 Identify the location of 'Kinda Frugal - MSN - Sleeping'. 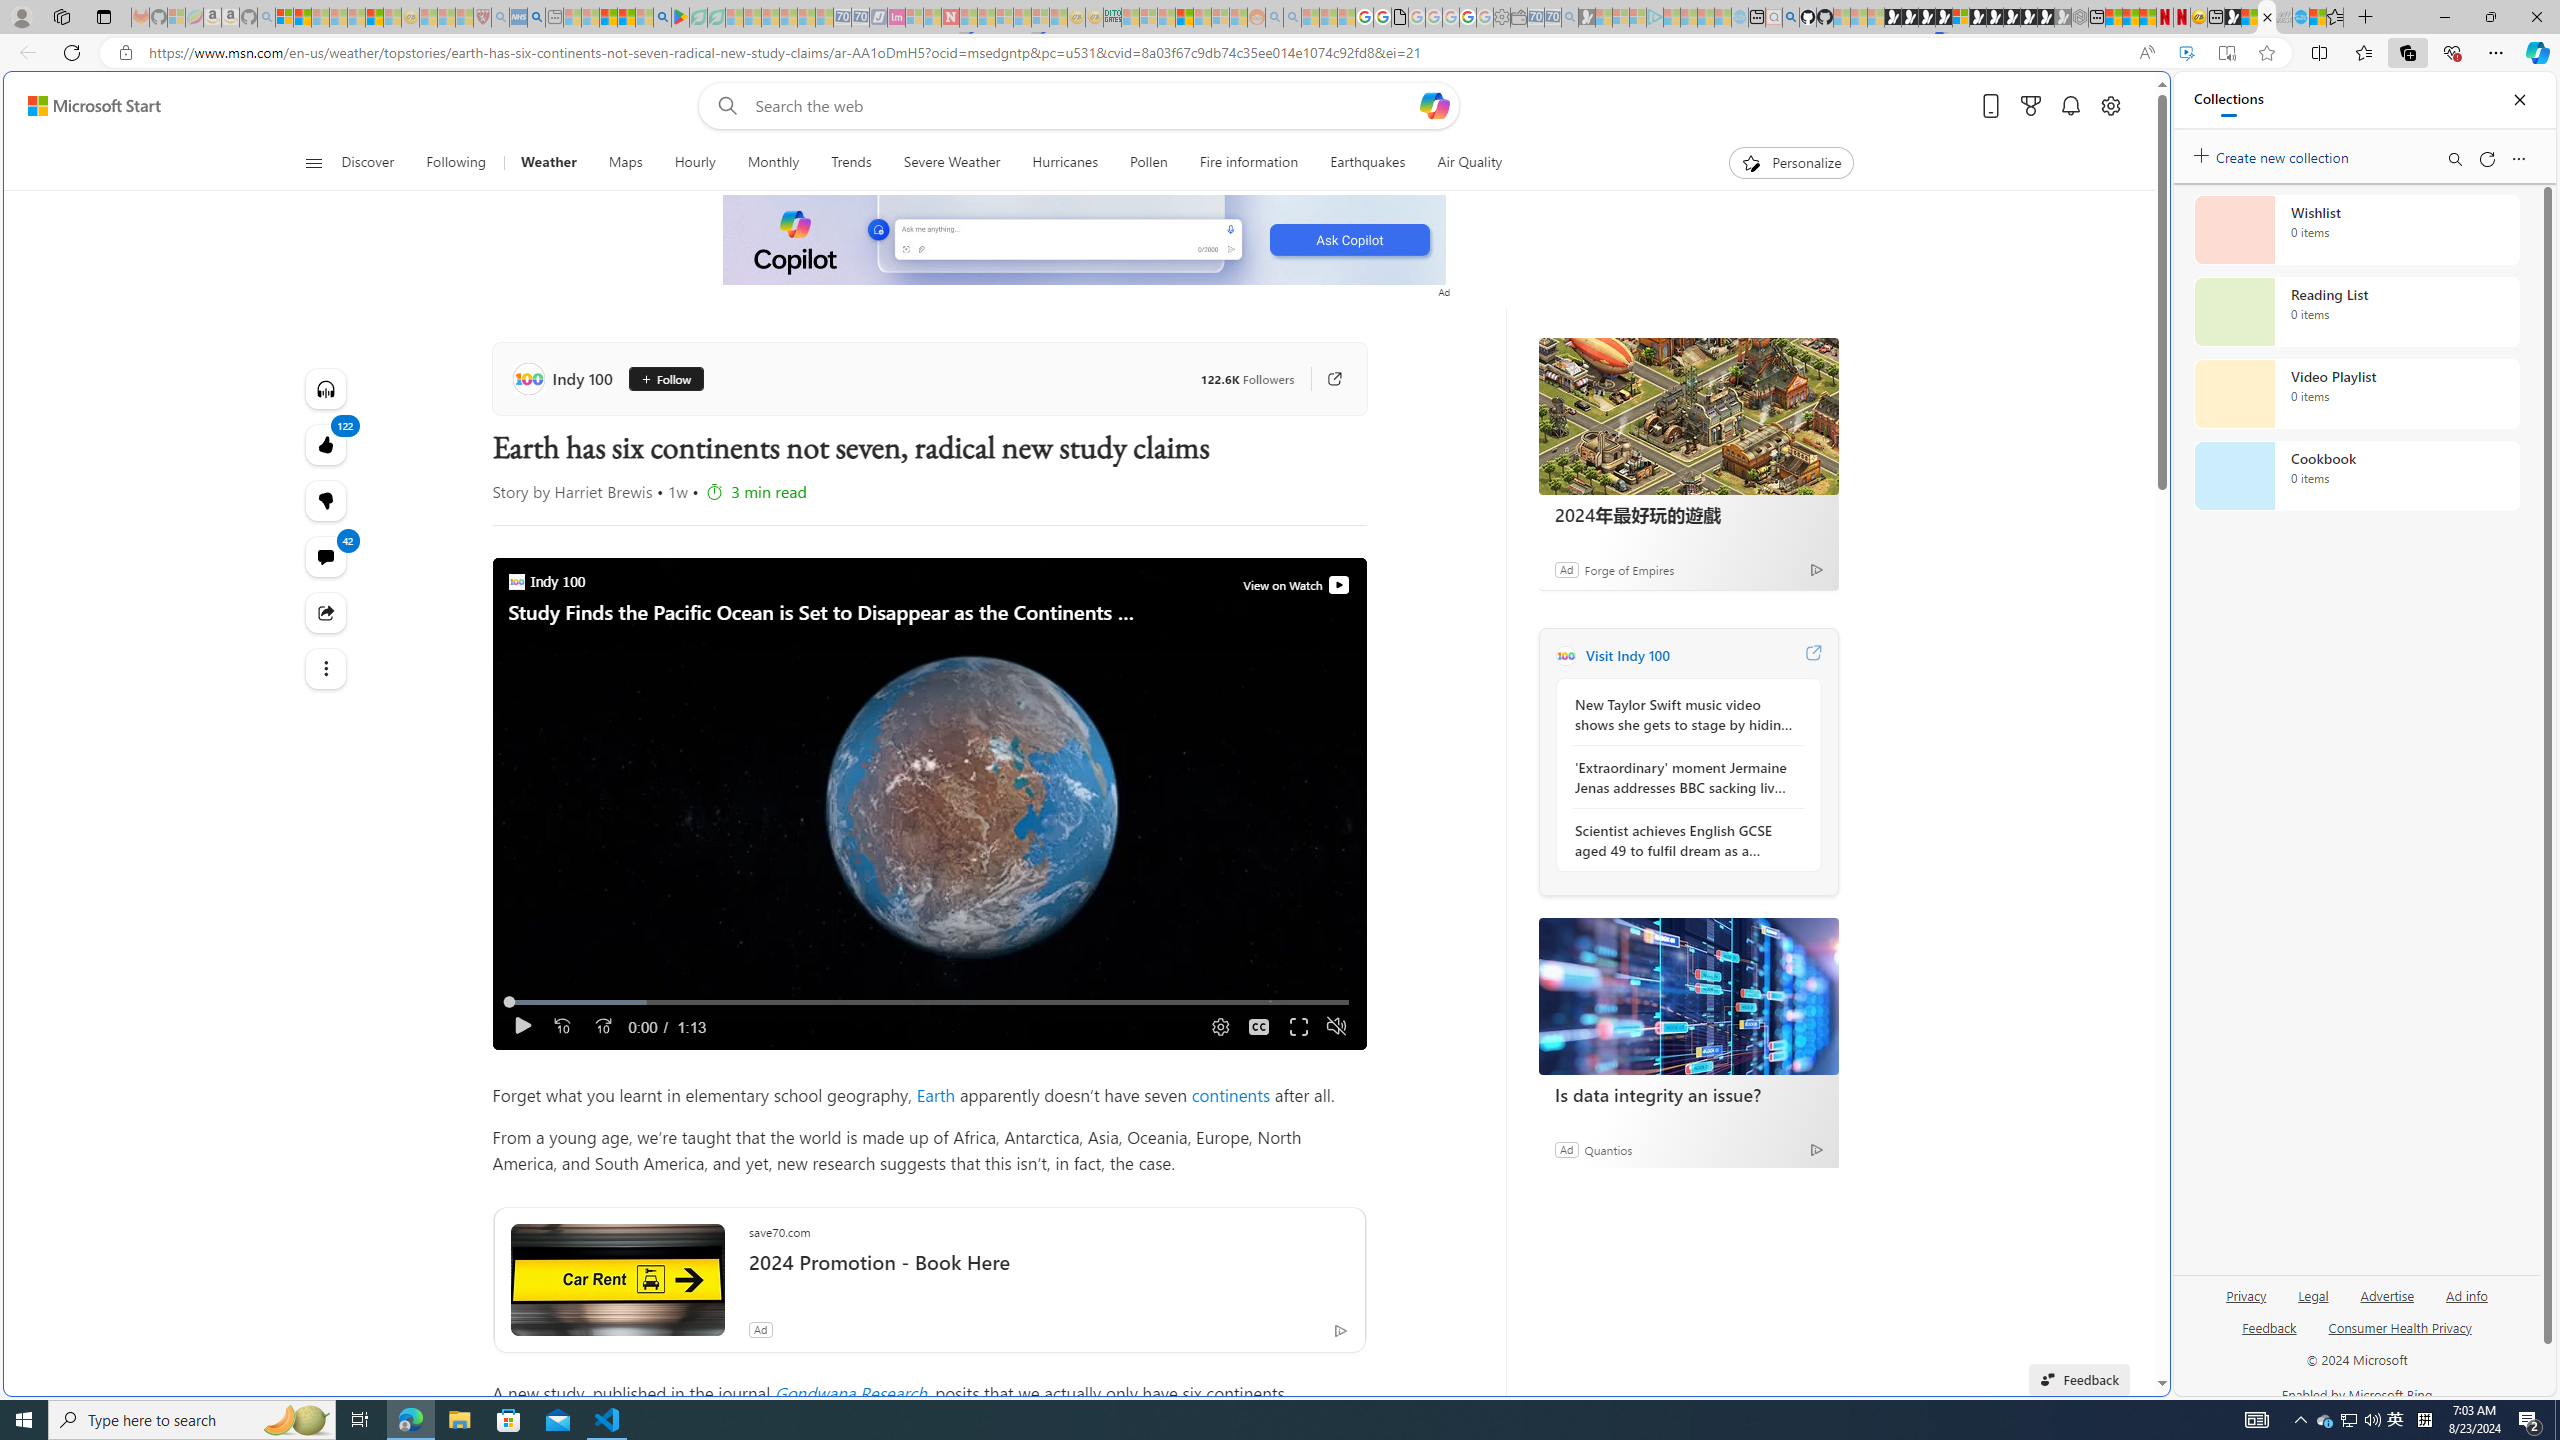
(1202, 16).